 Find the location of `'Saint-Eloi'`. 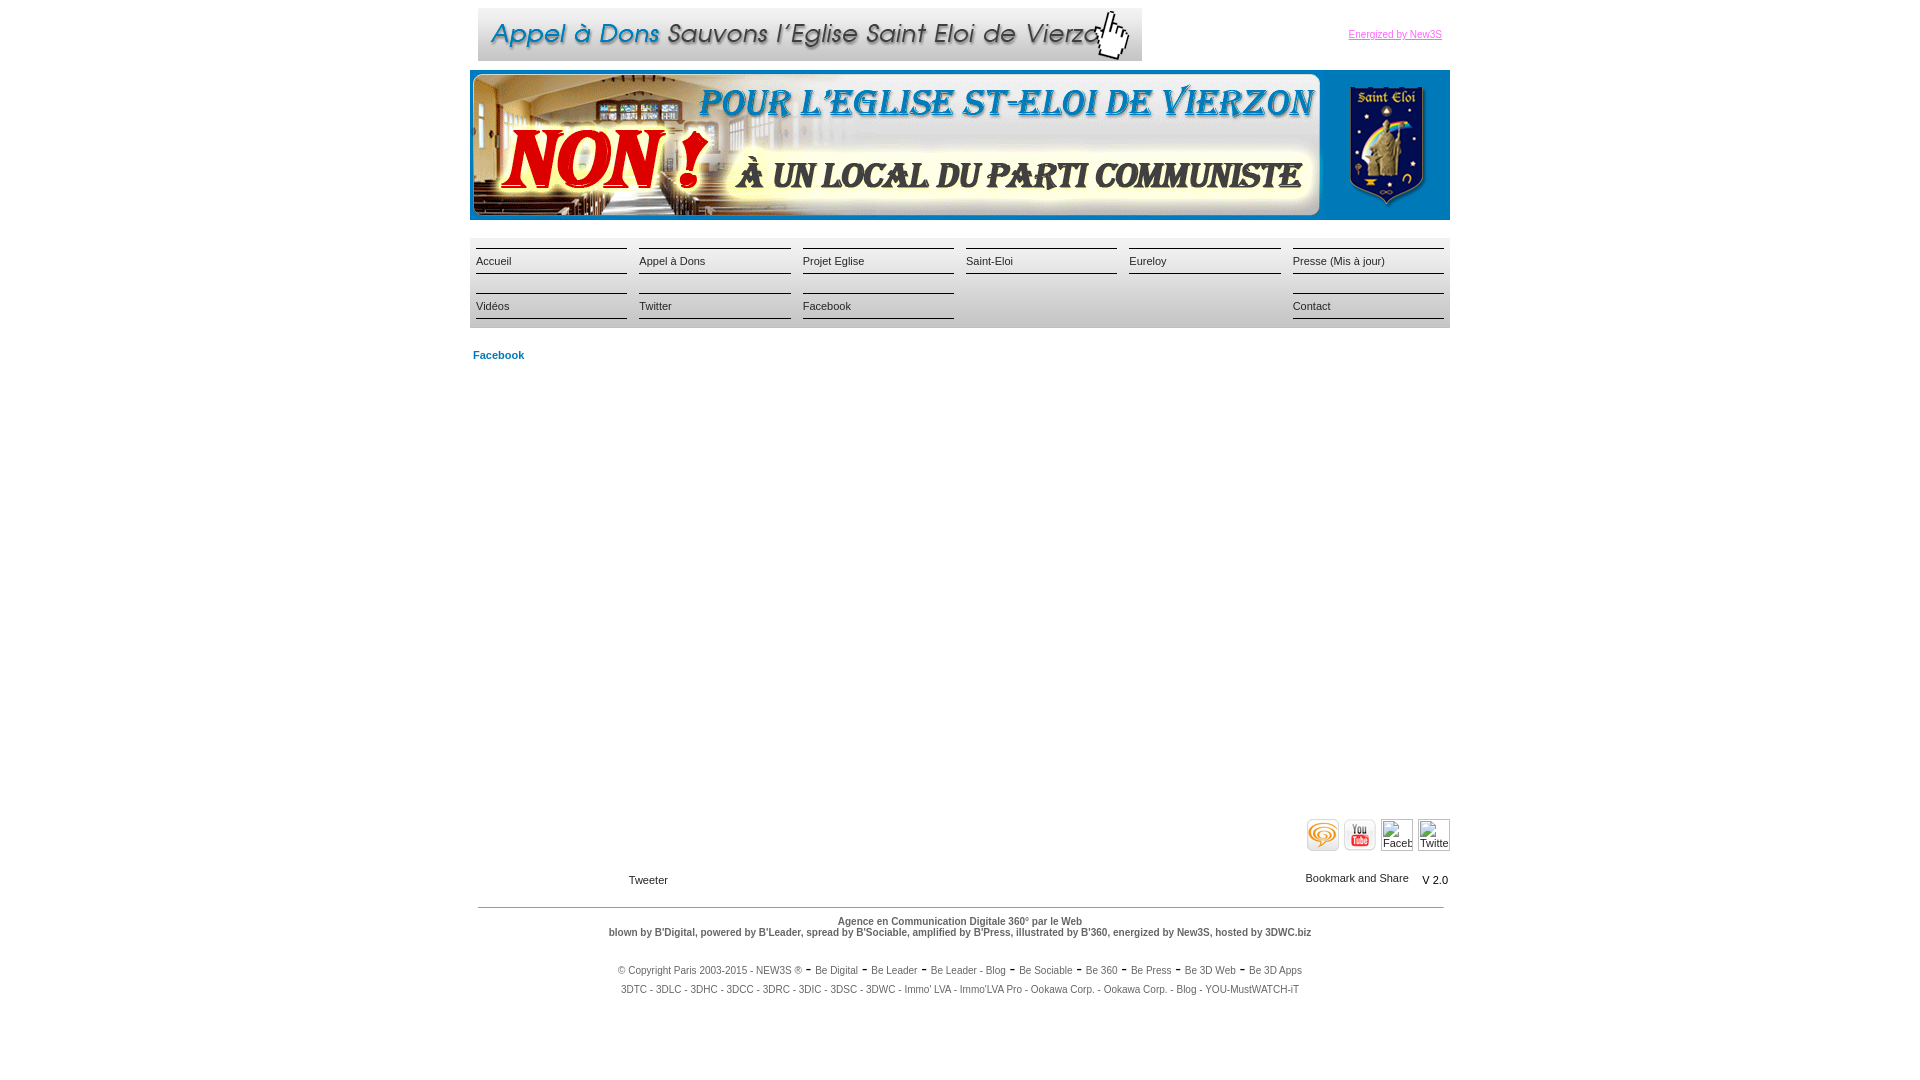

'Saint-Eloi' is located at coordinates (989, 258).